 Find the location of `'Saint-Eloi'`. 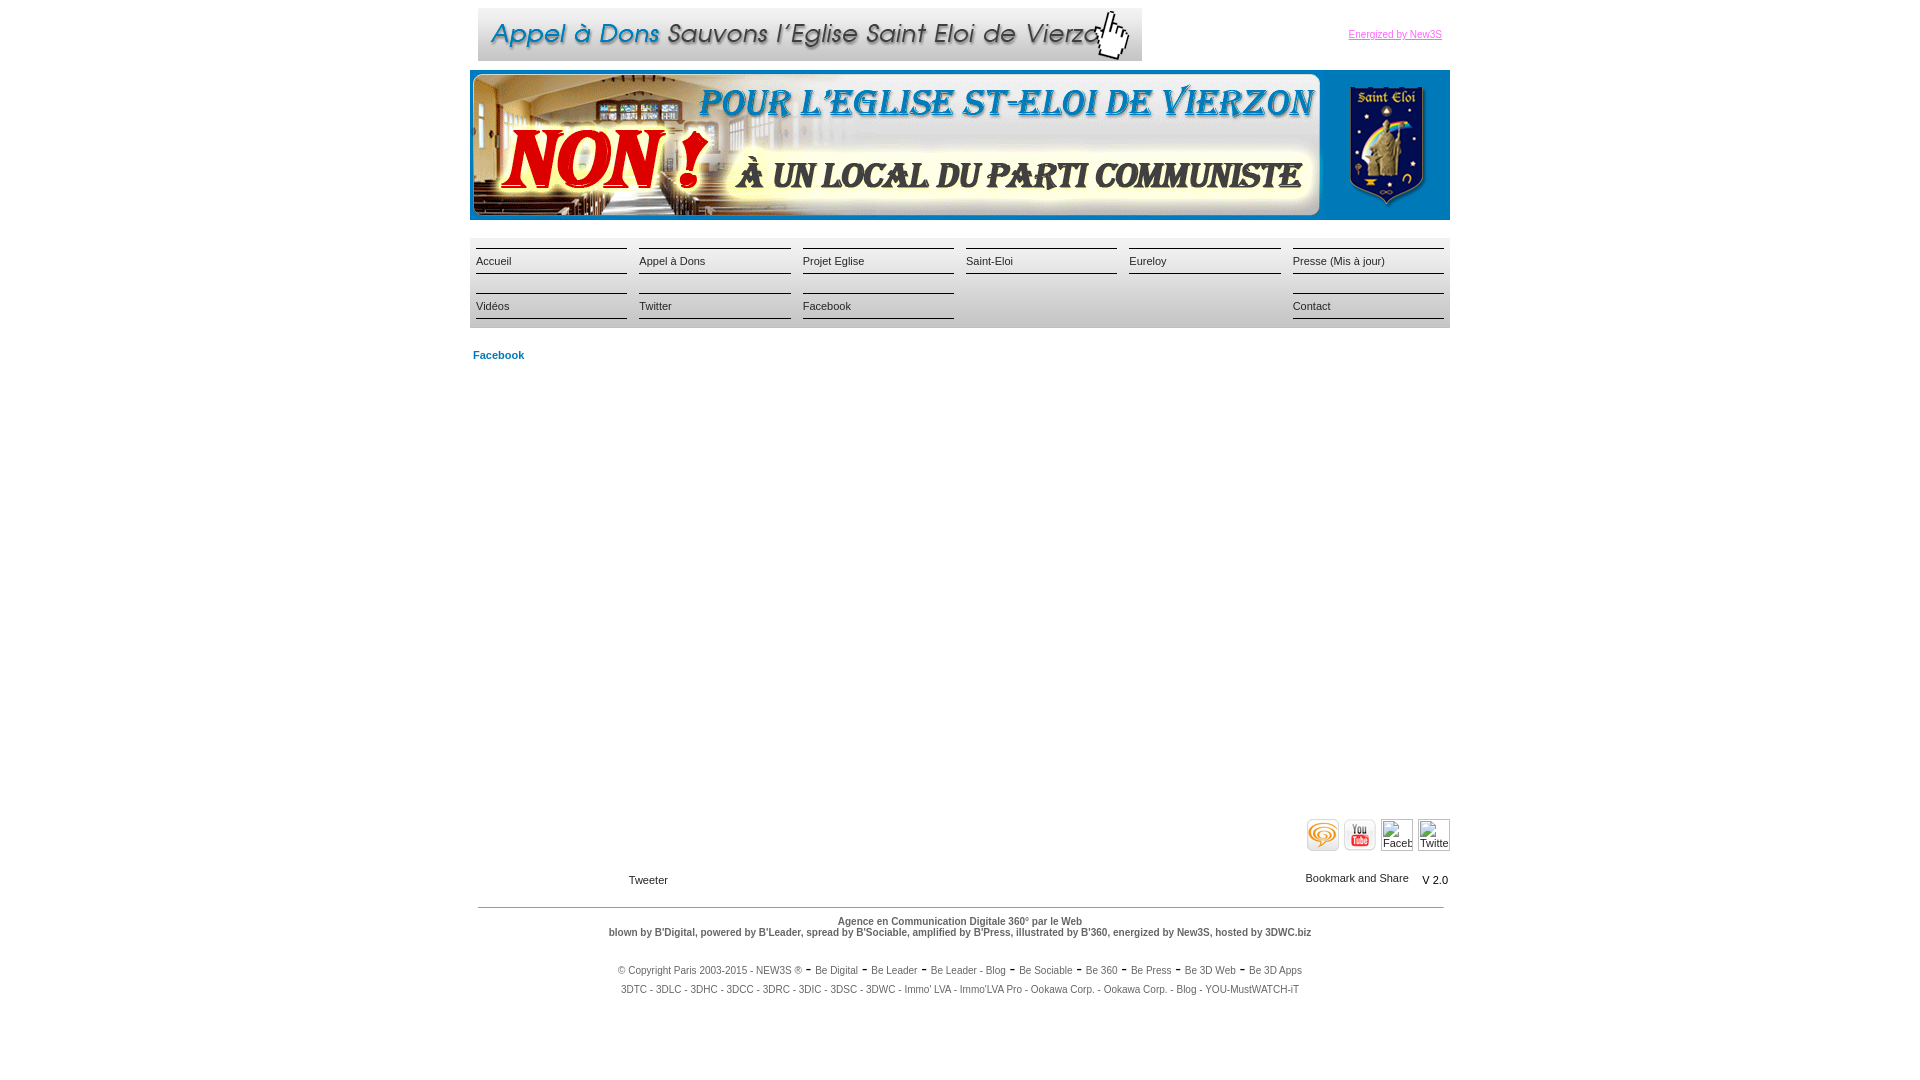

'Saint-Eloi' is located at coordinates (989, 258).